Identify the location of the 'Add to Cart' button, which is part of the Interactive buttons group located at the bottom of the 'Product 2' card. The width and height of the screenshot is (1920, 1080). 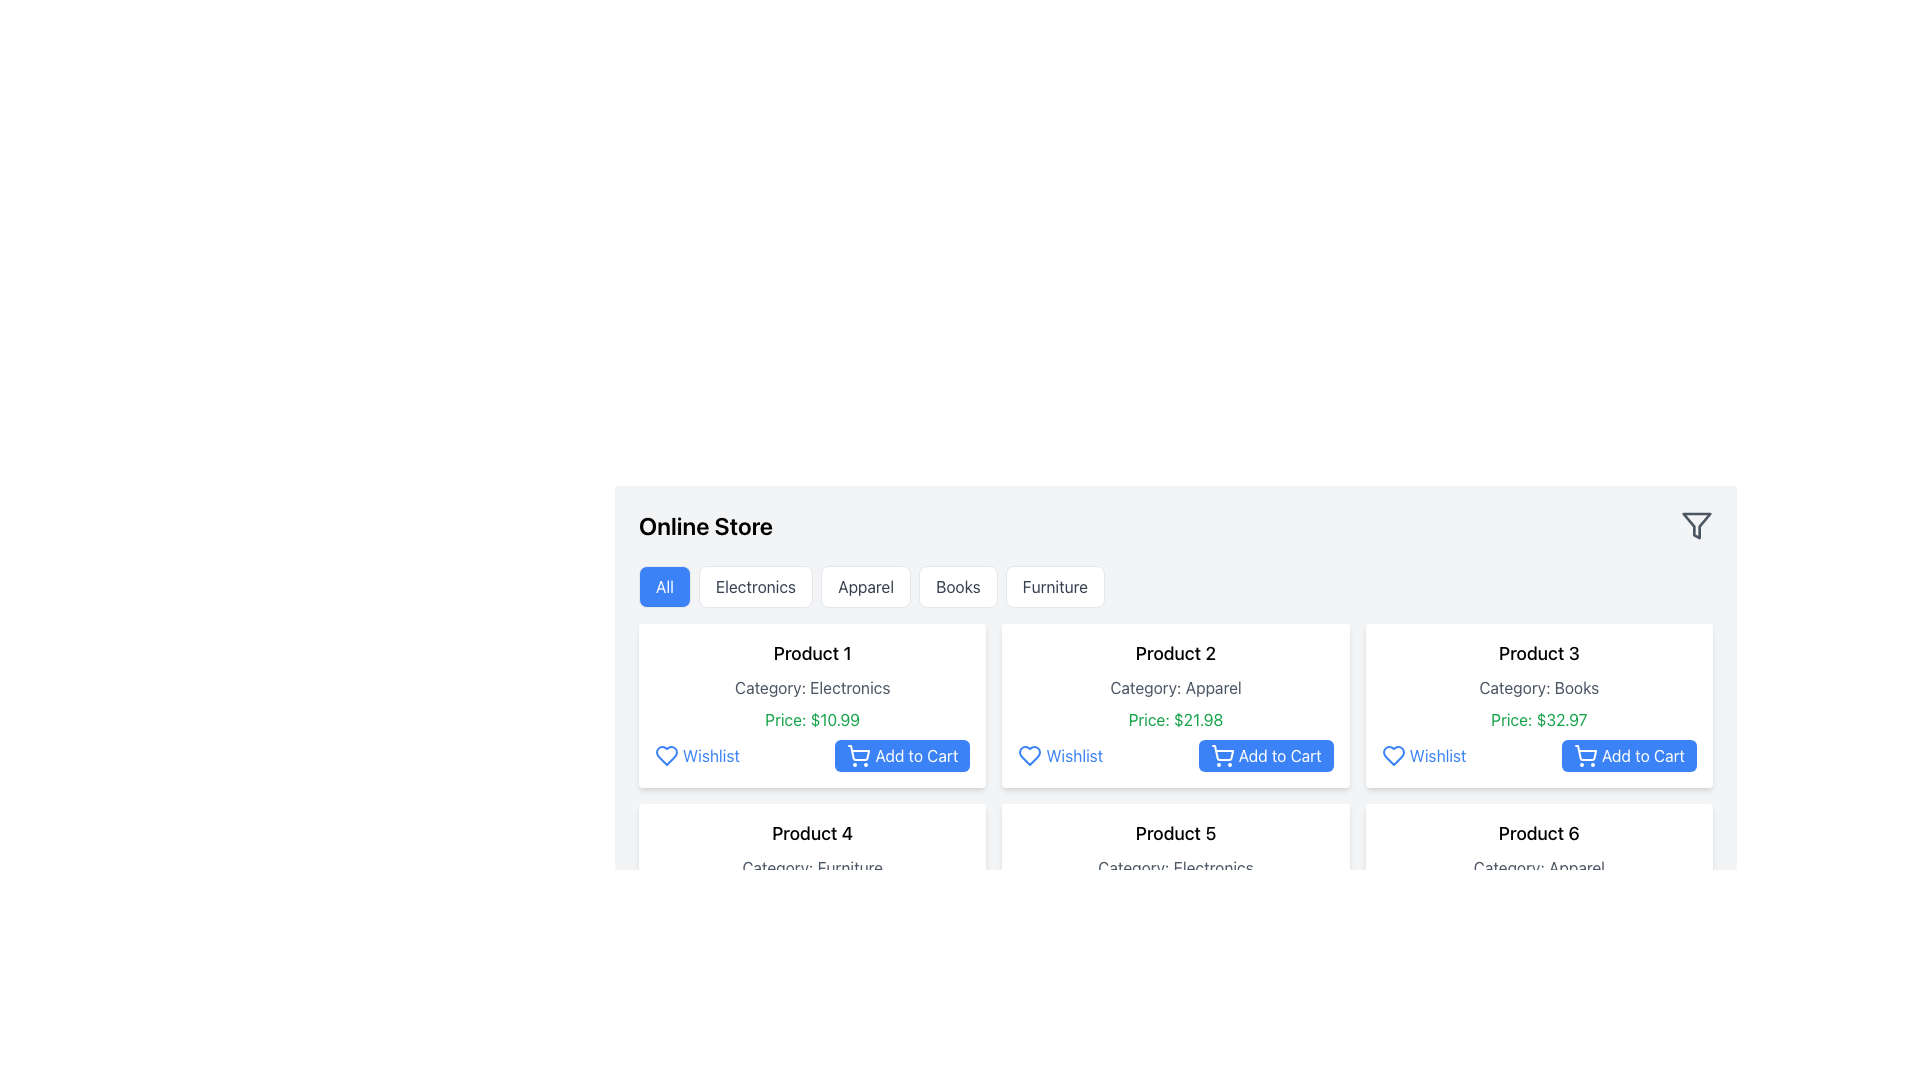
(1176, 756).